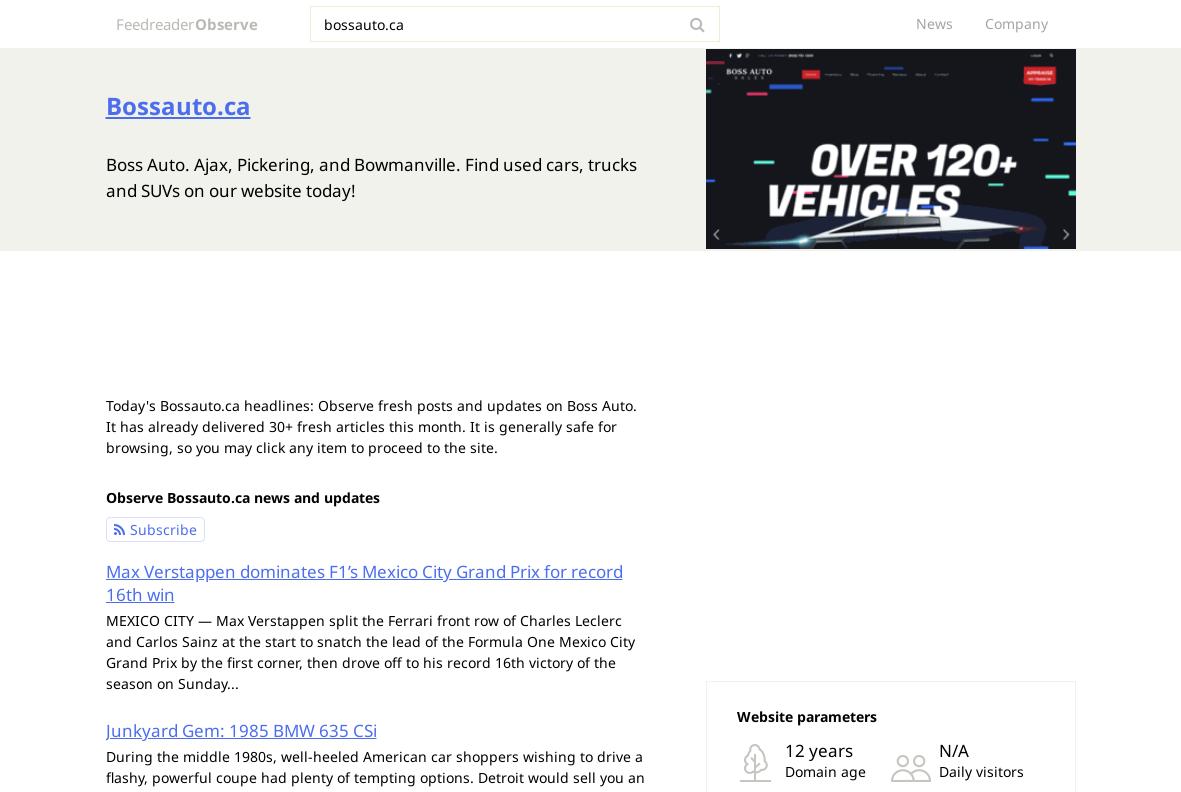 The image size is (1181, 792). I want to click on 'Observe', so click(226, 22).